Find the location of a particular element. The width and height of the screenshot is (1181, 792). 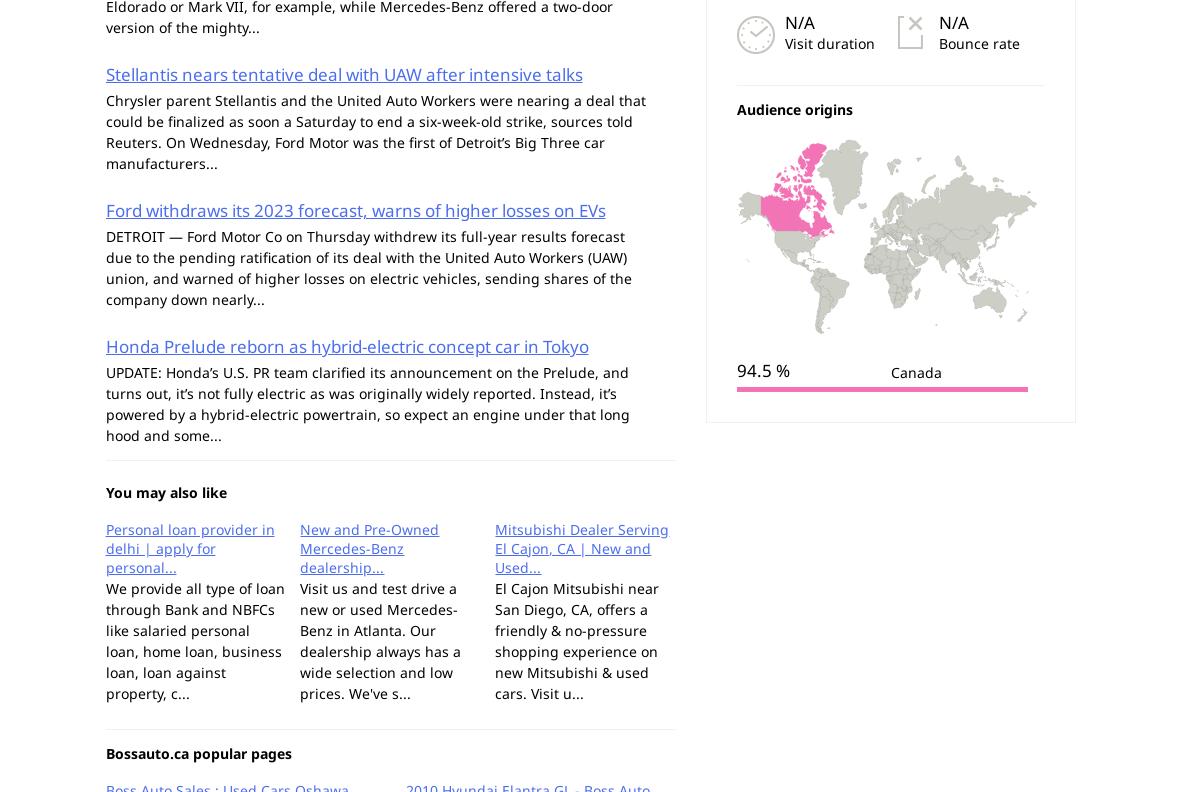

'Audience origins' is located at coordinates (792, 108).